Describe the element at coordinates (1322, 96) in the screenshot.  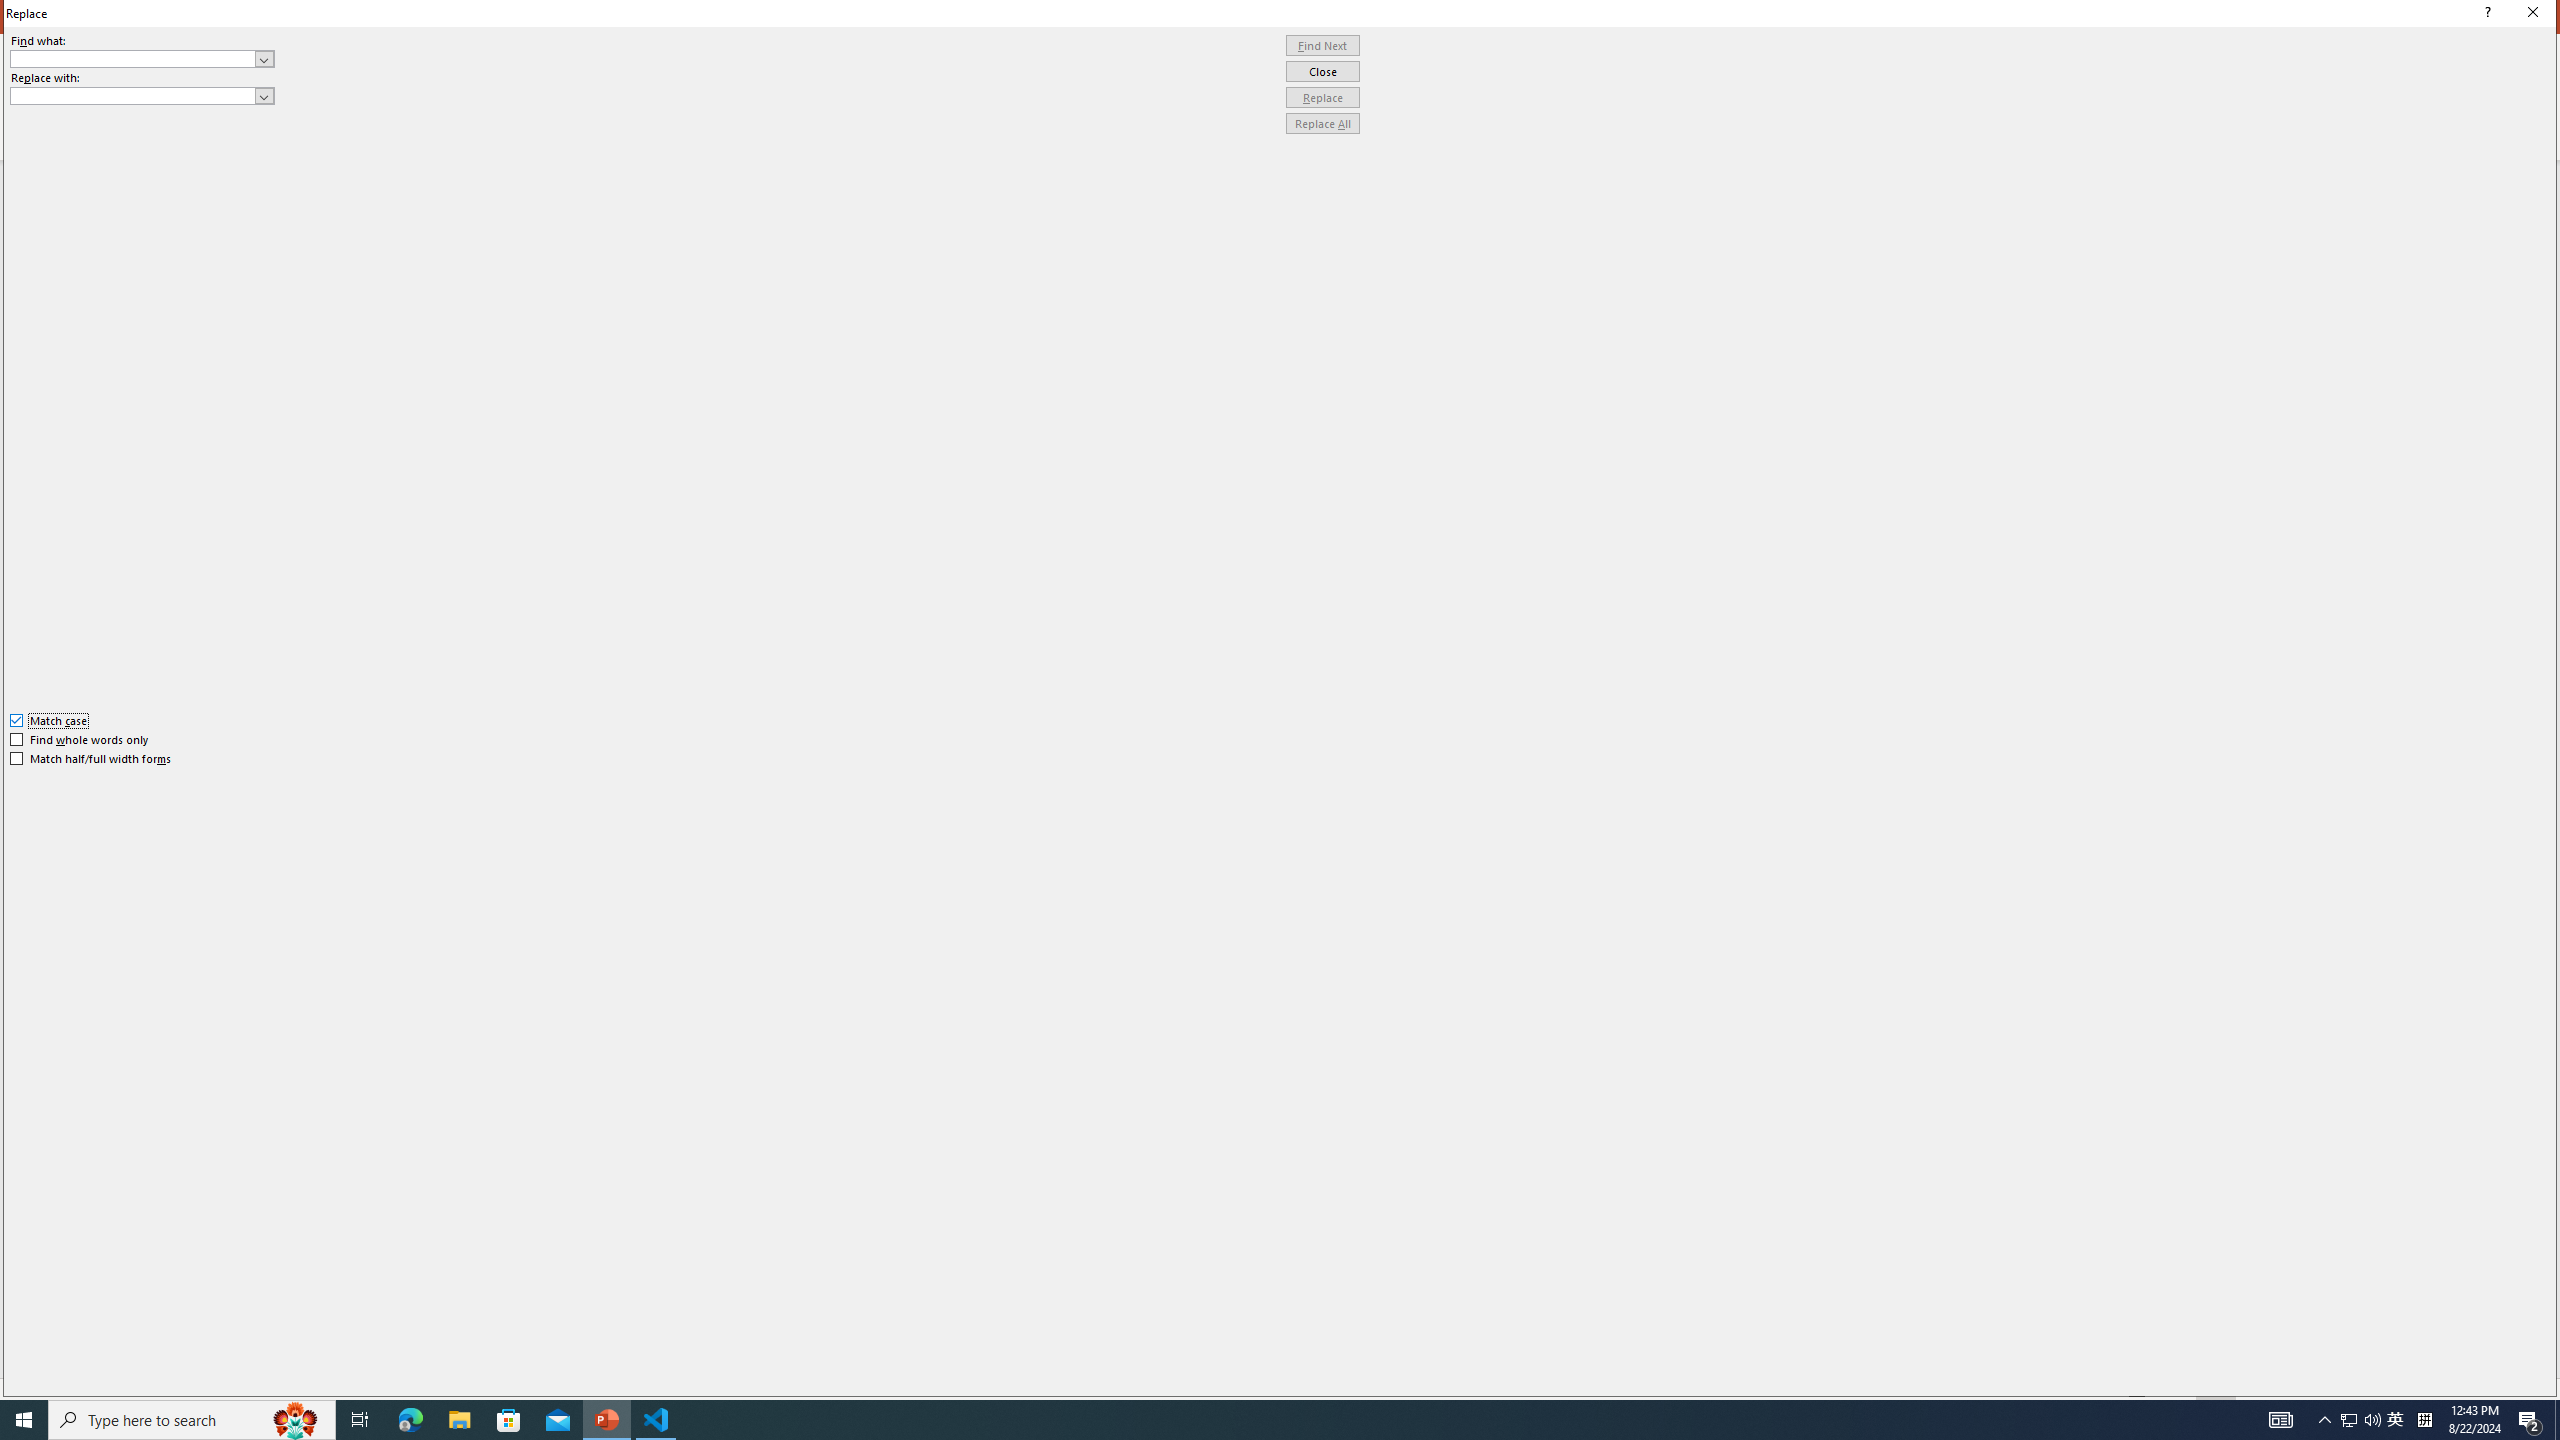
I see `'Replace'` at that location.